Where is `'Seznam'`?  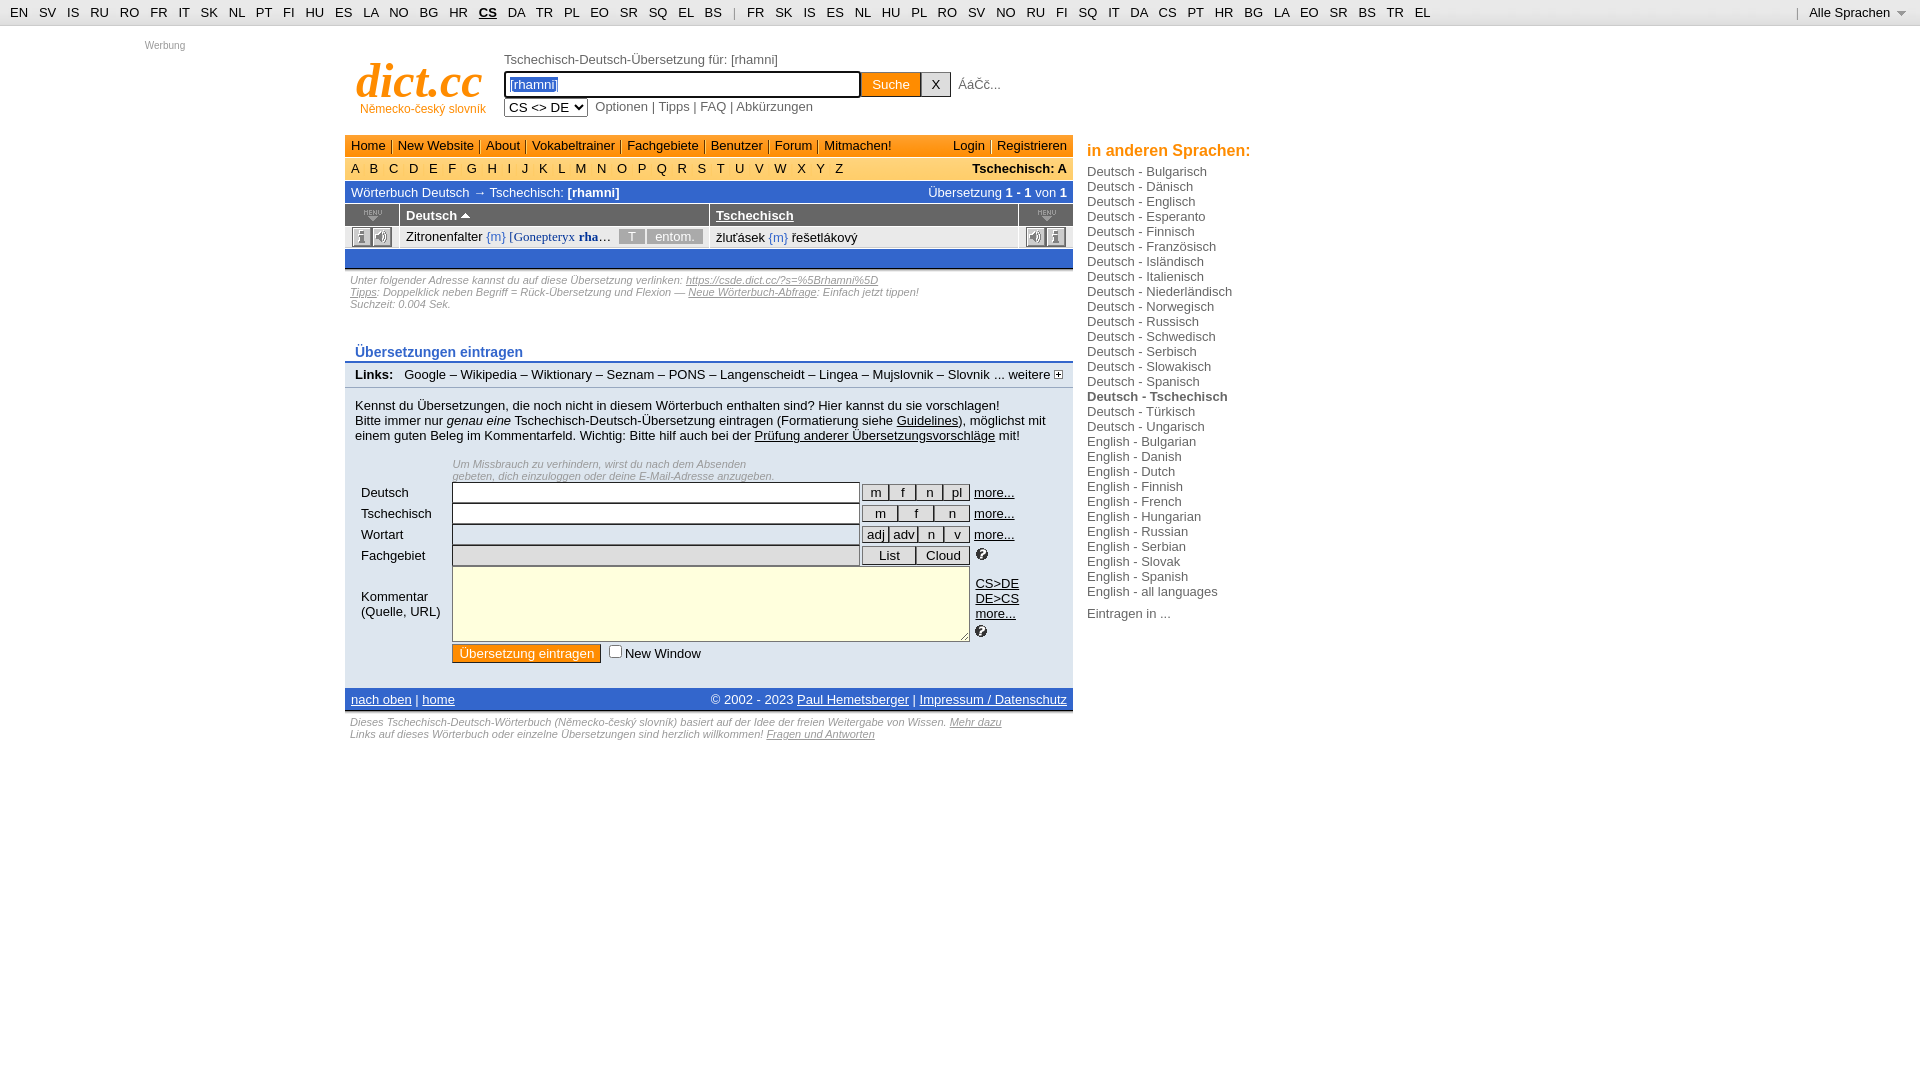 'Seznam' is located at coordinates (629, 374).